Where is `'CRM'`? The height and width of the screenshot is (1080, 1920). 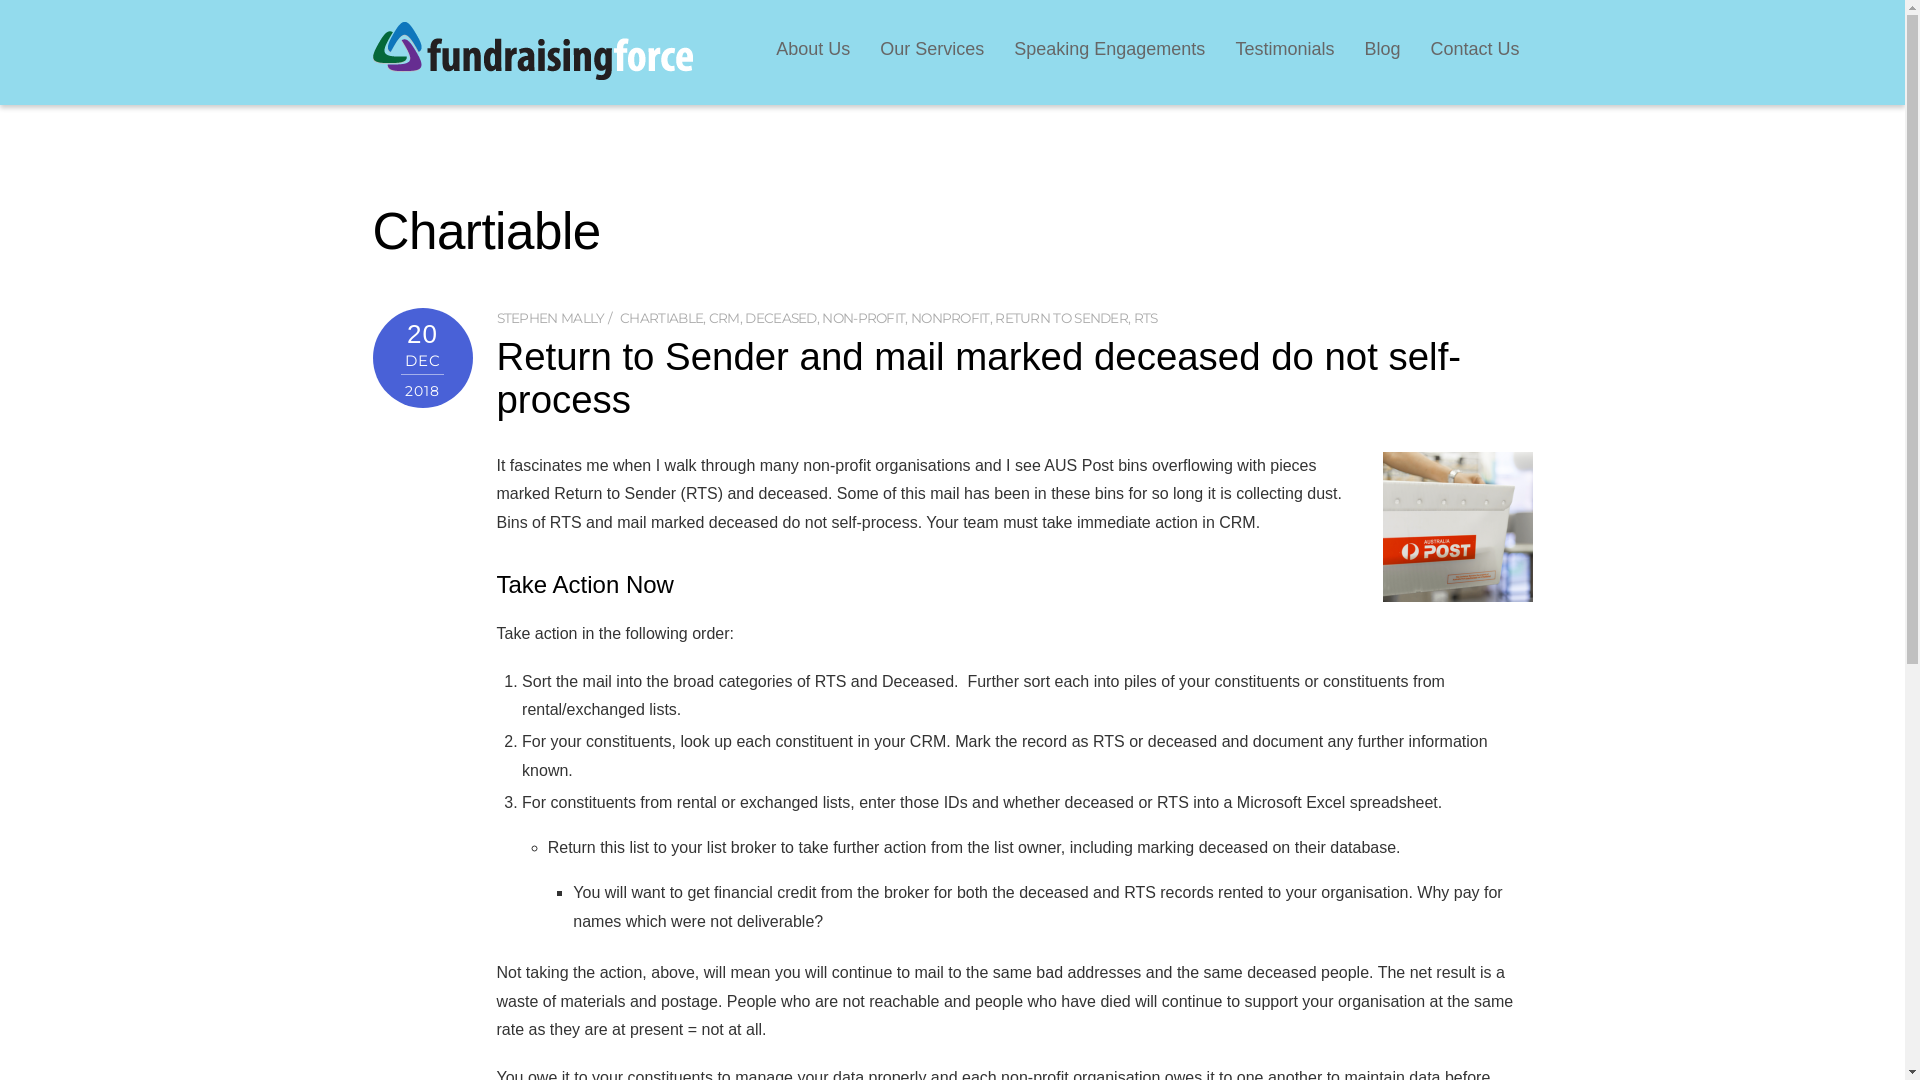 'CRM' is located at coordinates (723, 316).